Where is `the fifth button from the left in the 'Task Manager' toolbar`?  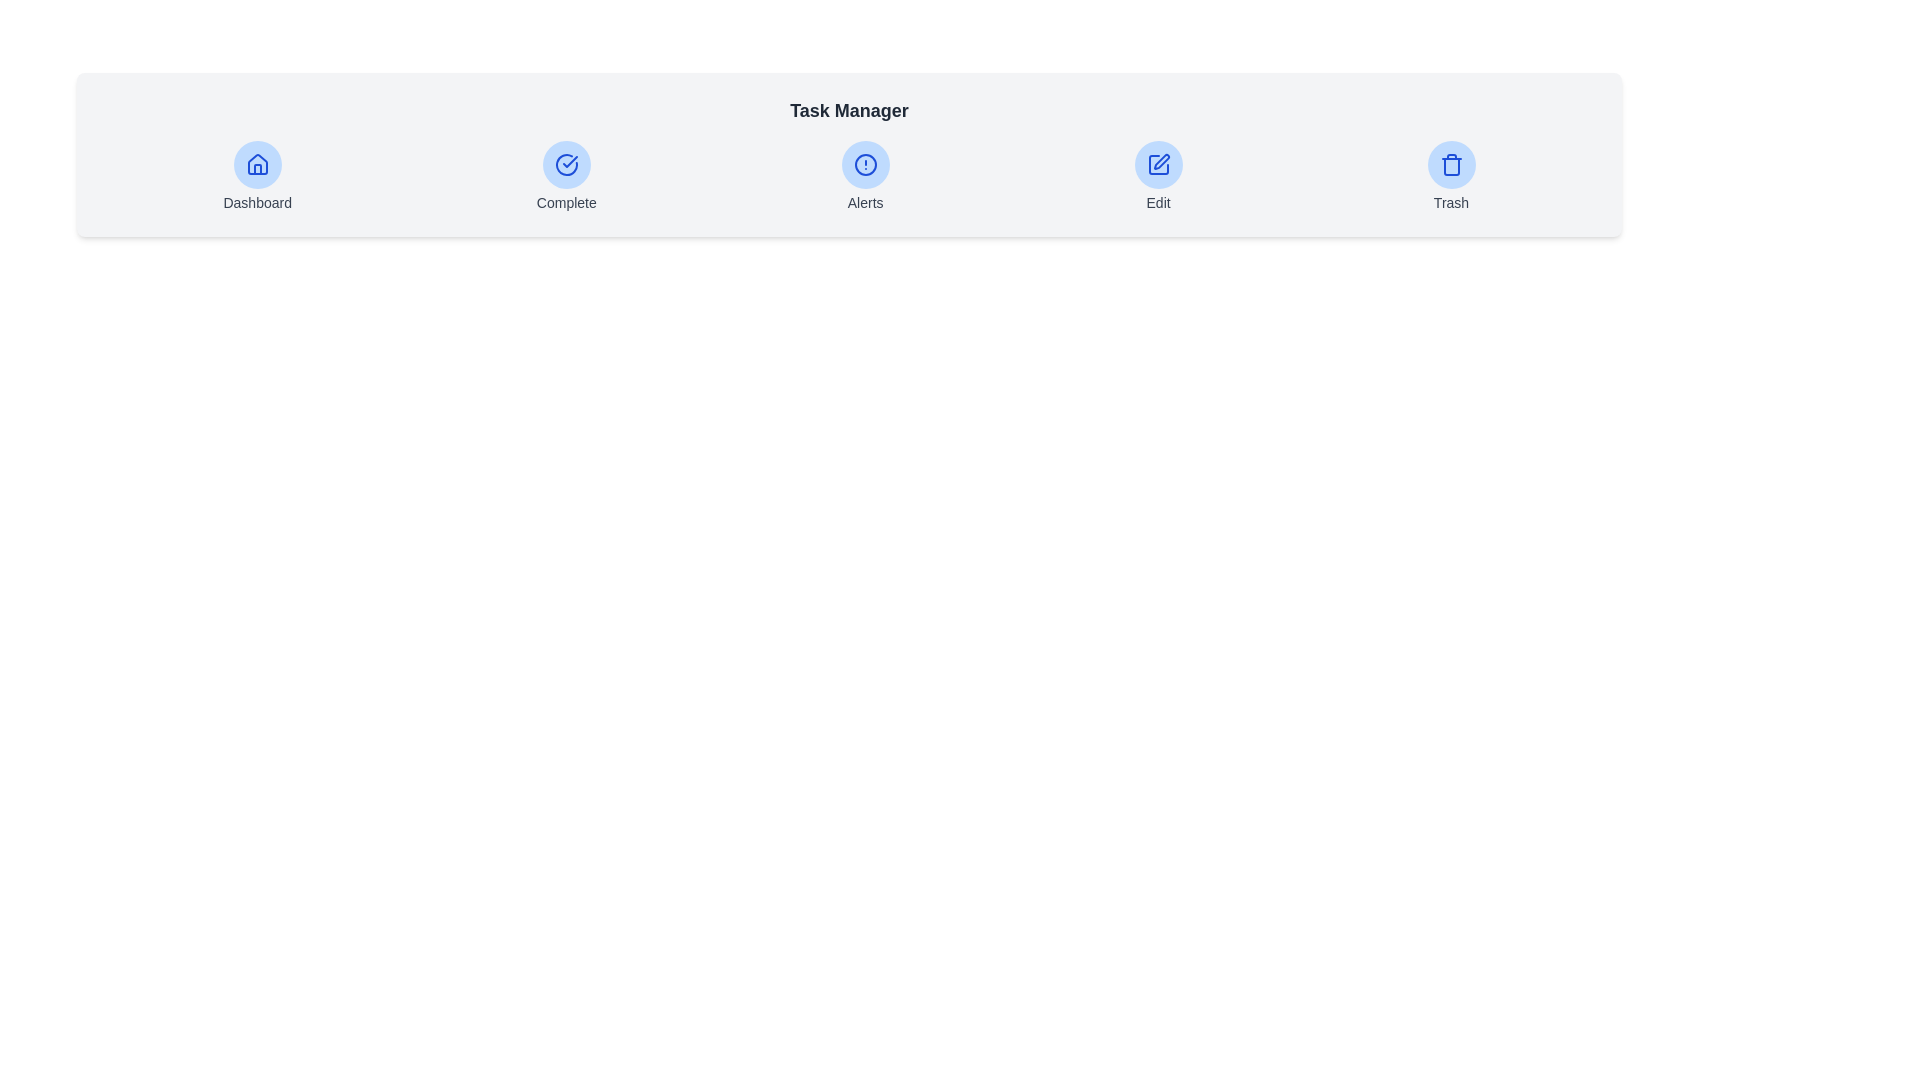 the fifth button from the left in the 'Task Manager' toolbar is located at coordinates (1451, 164).